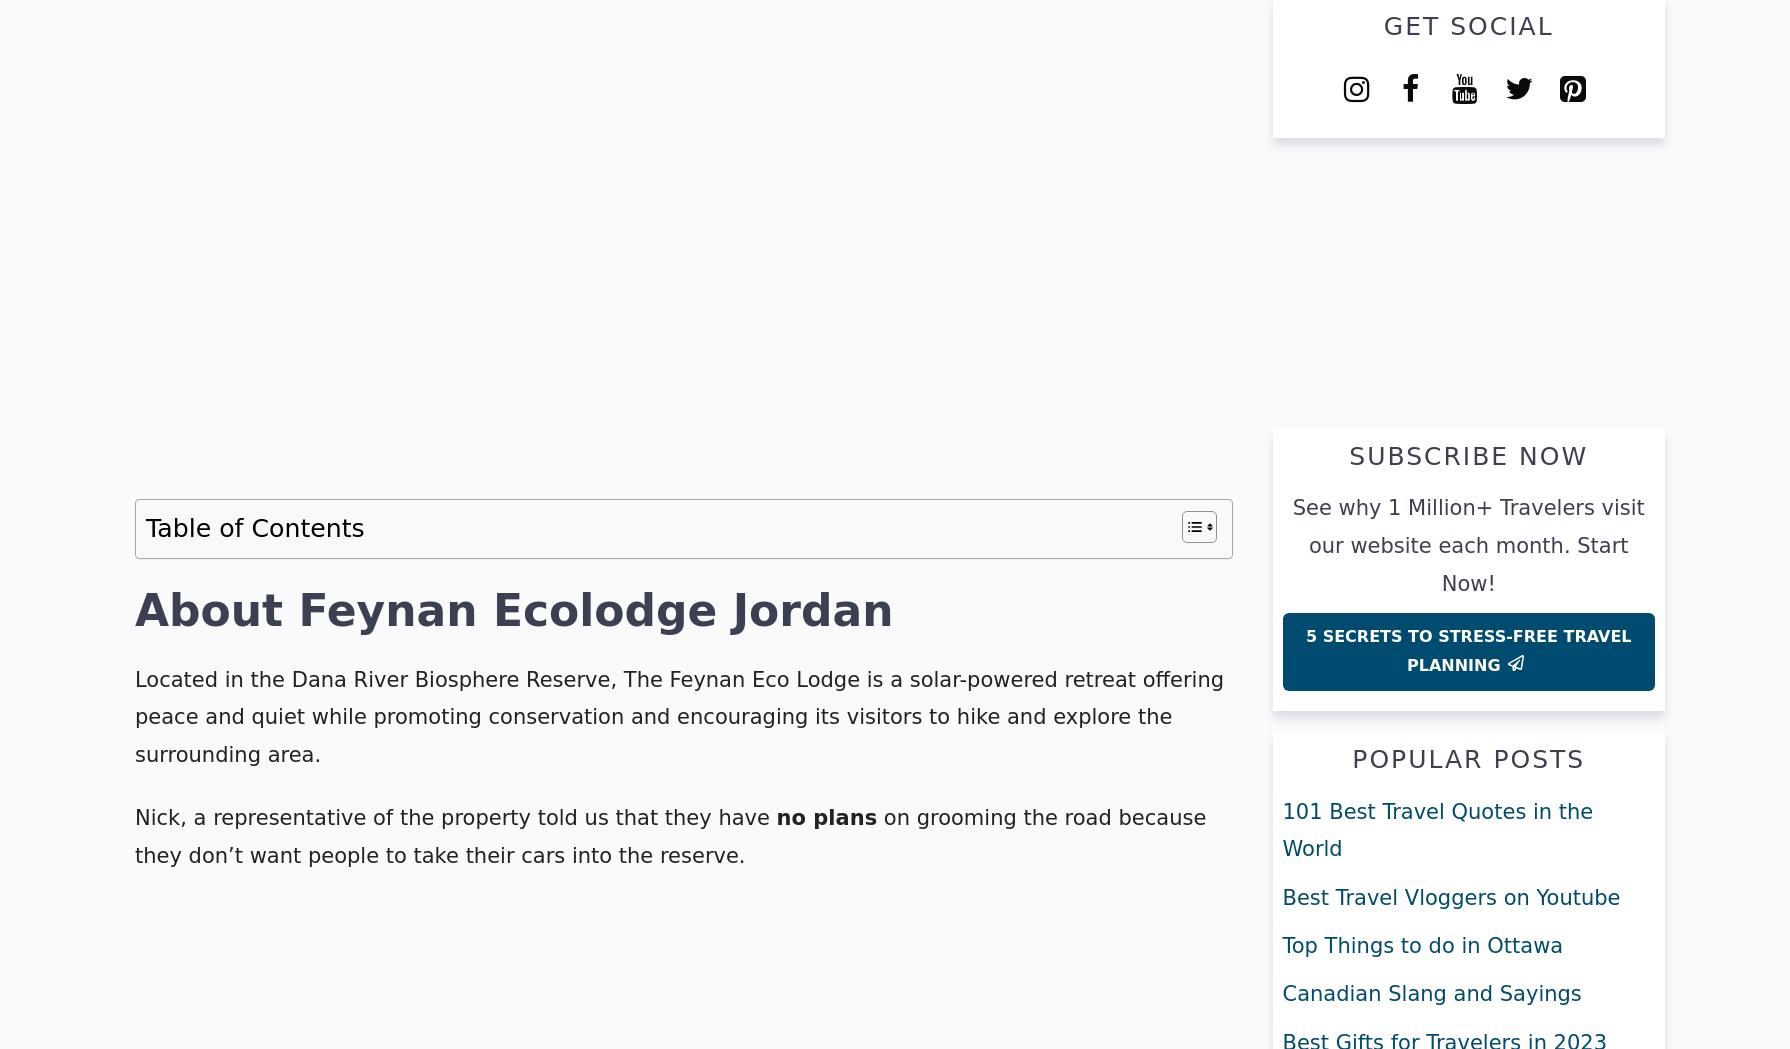 The width and height of the screenshot is (1790, 1049). Describe the element at coordinates (134, 817) in the screenshot. I see `'Nick, a representative of the property told us that they have'` at that location.